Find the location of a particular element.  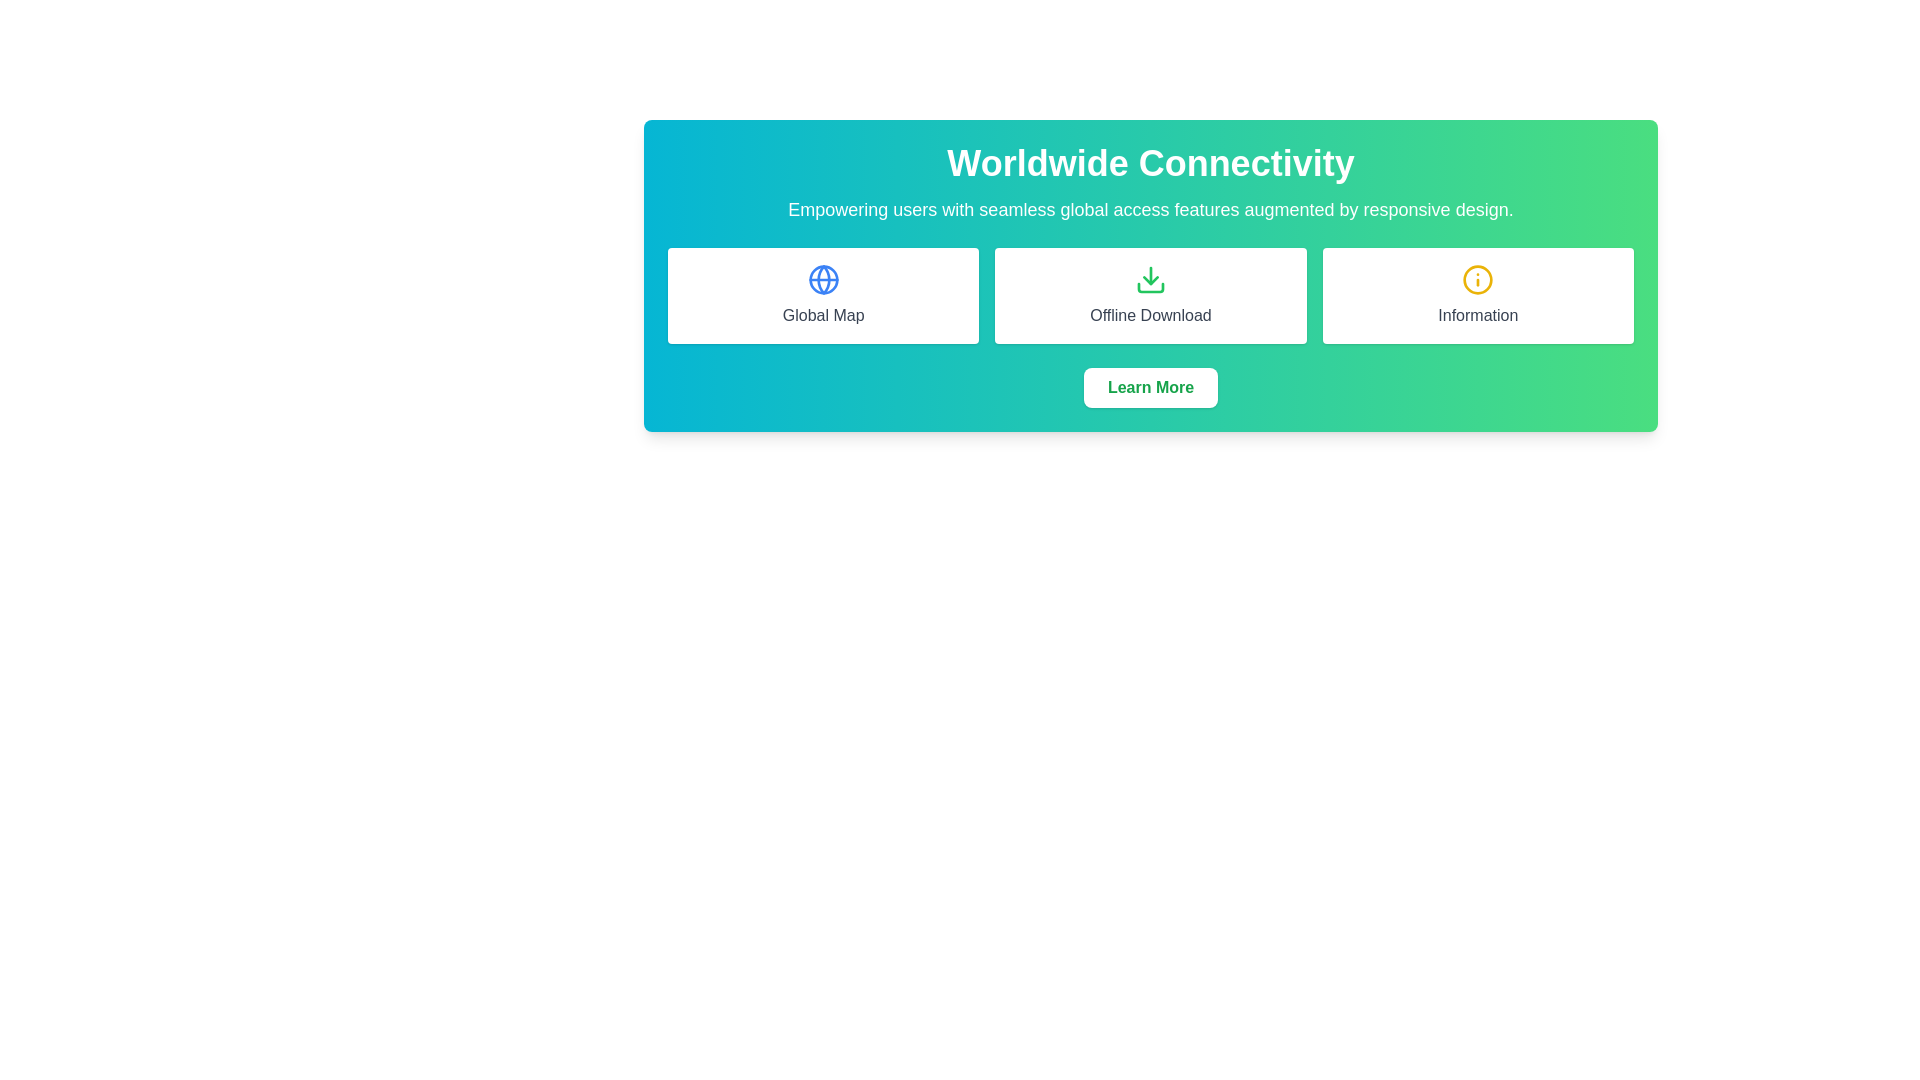

the circular SVG graphic element that enhances the visual clarity of the 'Information' option, located at the far-right of three selectable options in the green-gradient block is located at coordinates (1478, 280).